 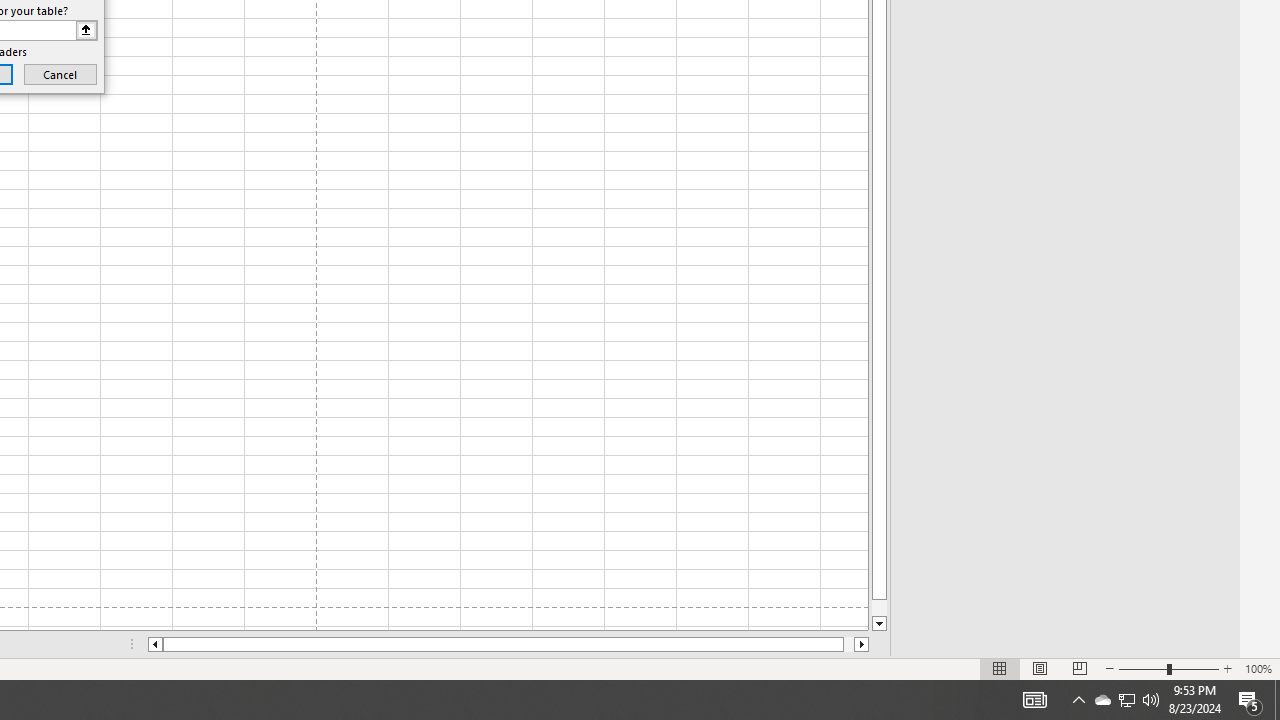 What do you see at coordinates (1078, 669) in the screenshot?
I see `'Page Break Preview'` at bounding box center [1078, 669].